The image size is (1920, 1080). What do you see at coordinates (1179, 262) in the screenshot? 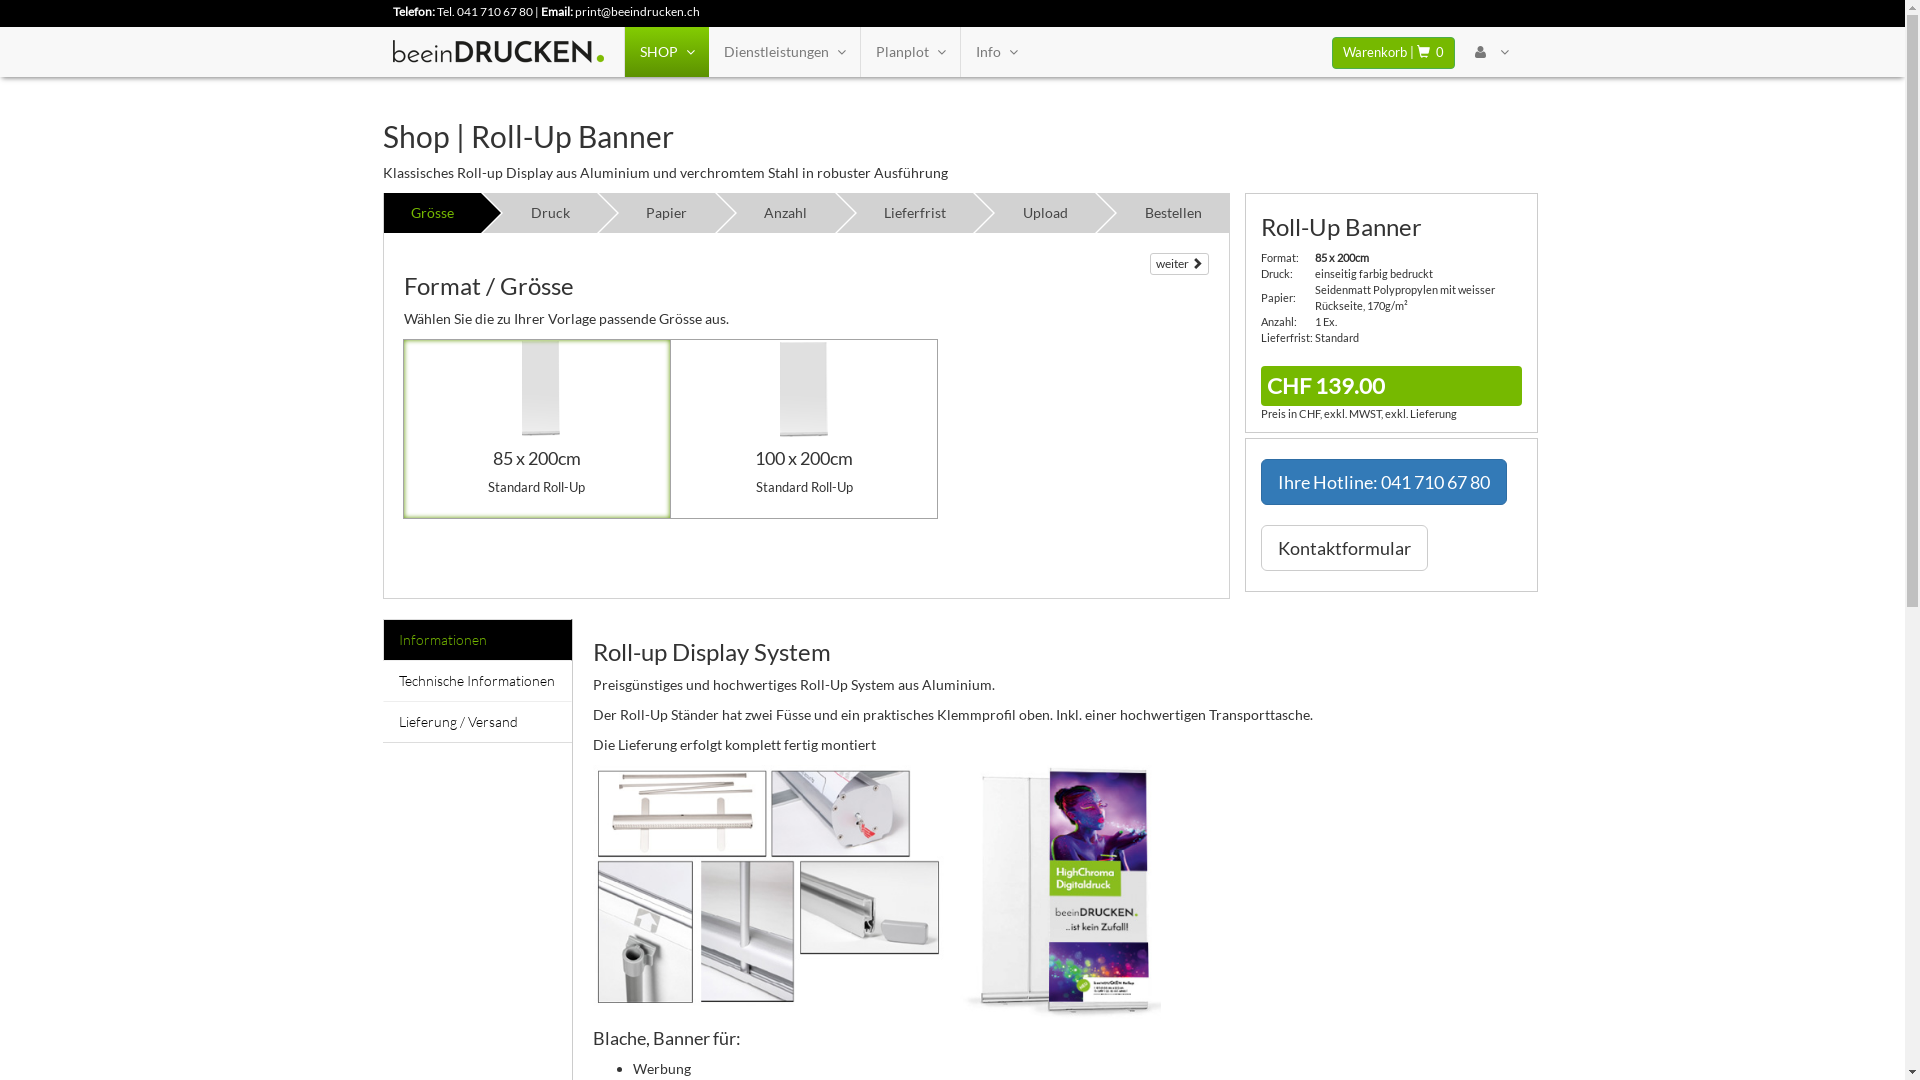
I see `'weiter'` at bounding box center [1179, 262].